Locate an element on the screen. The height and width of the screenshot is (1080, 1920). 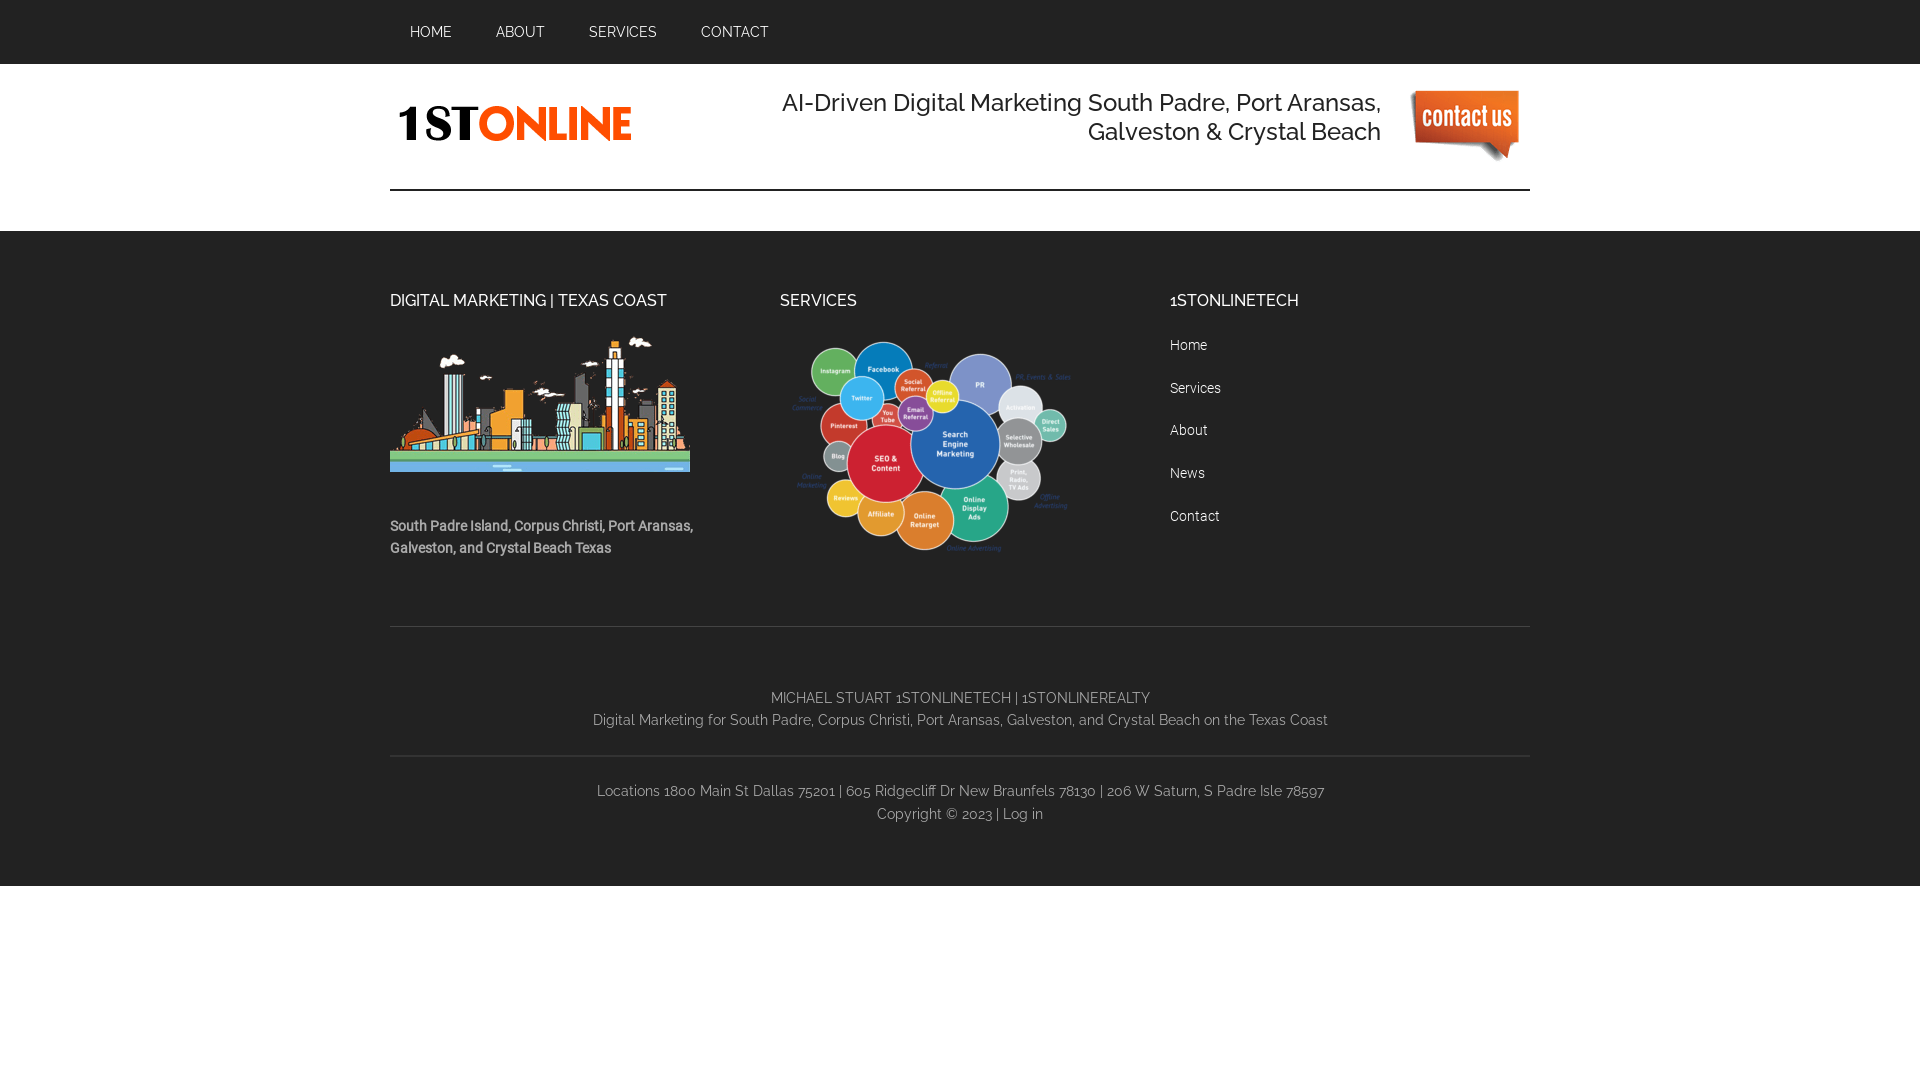
'Home' is located at coordinates (1188, 343).